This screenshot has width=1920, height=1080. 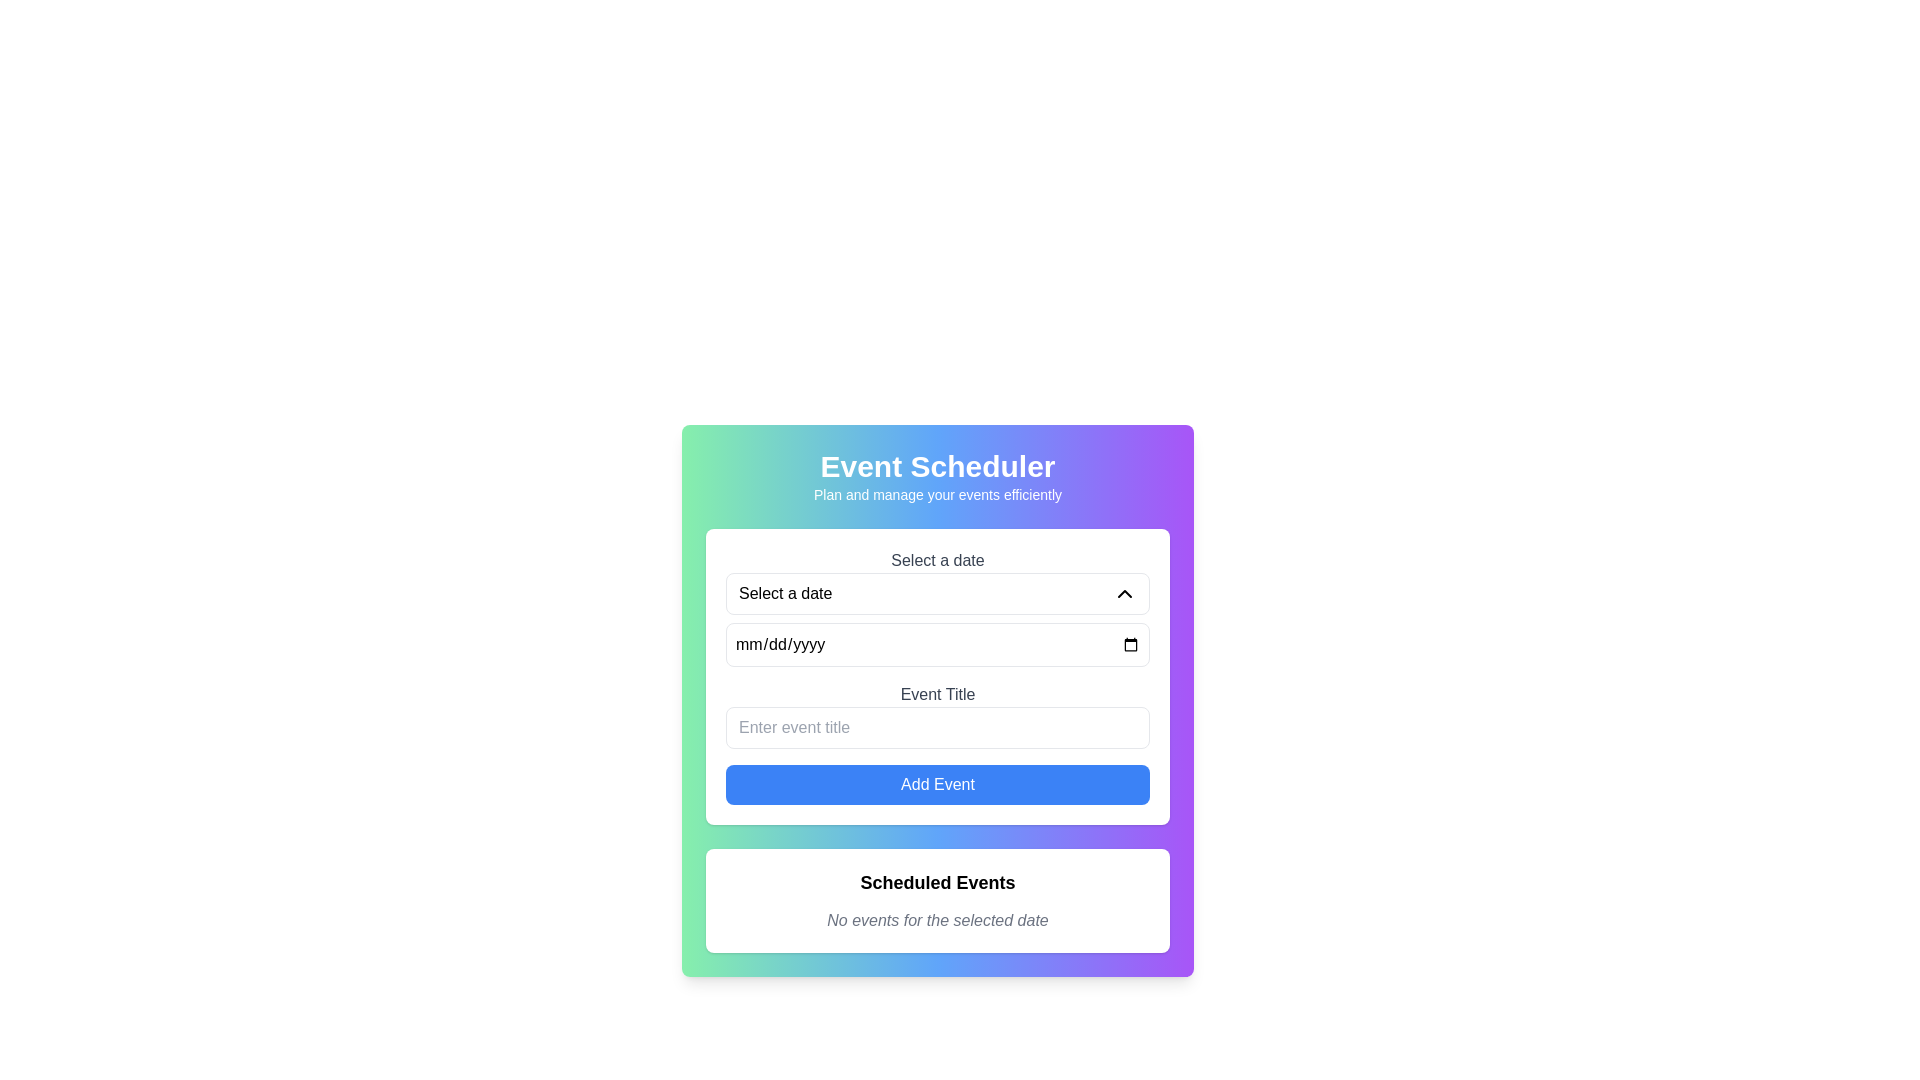 I want to click on the confirm button located directly below the 'Event Title' text field, so click(x=936, y=784).